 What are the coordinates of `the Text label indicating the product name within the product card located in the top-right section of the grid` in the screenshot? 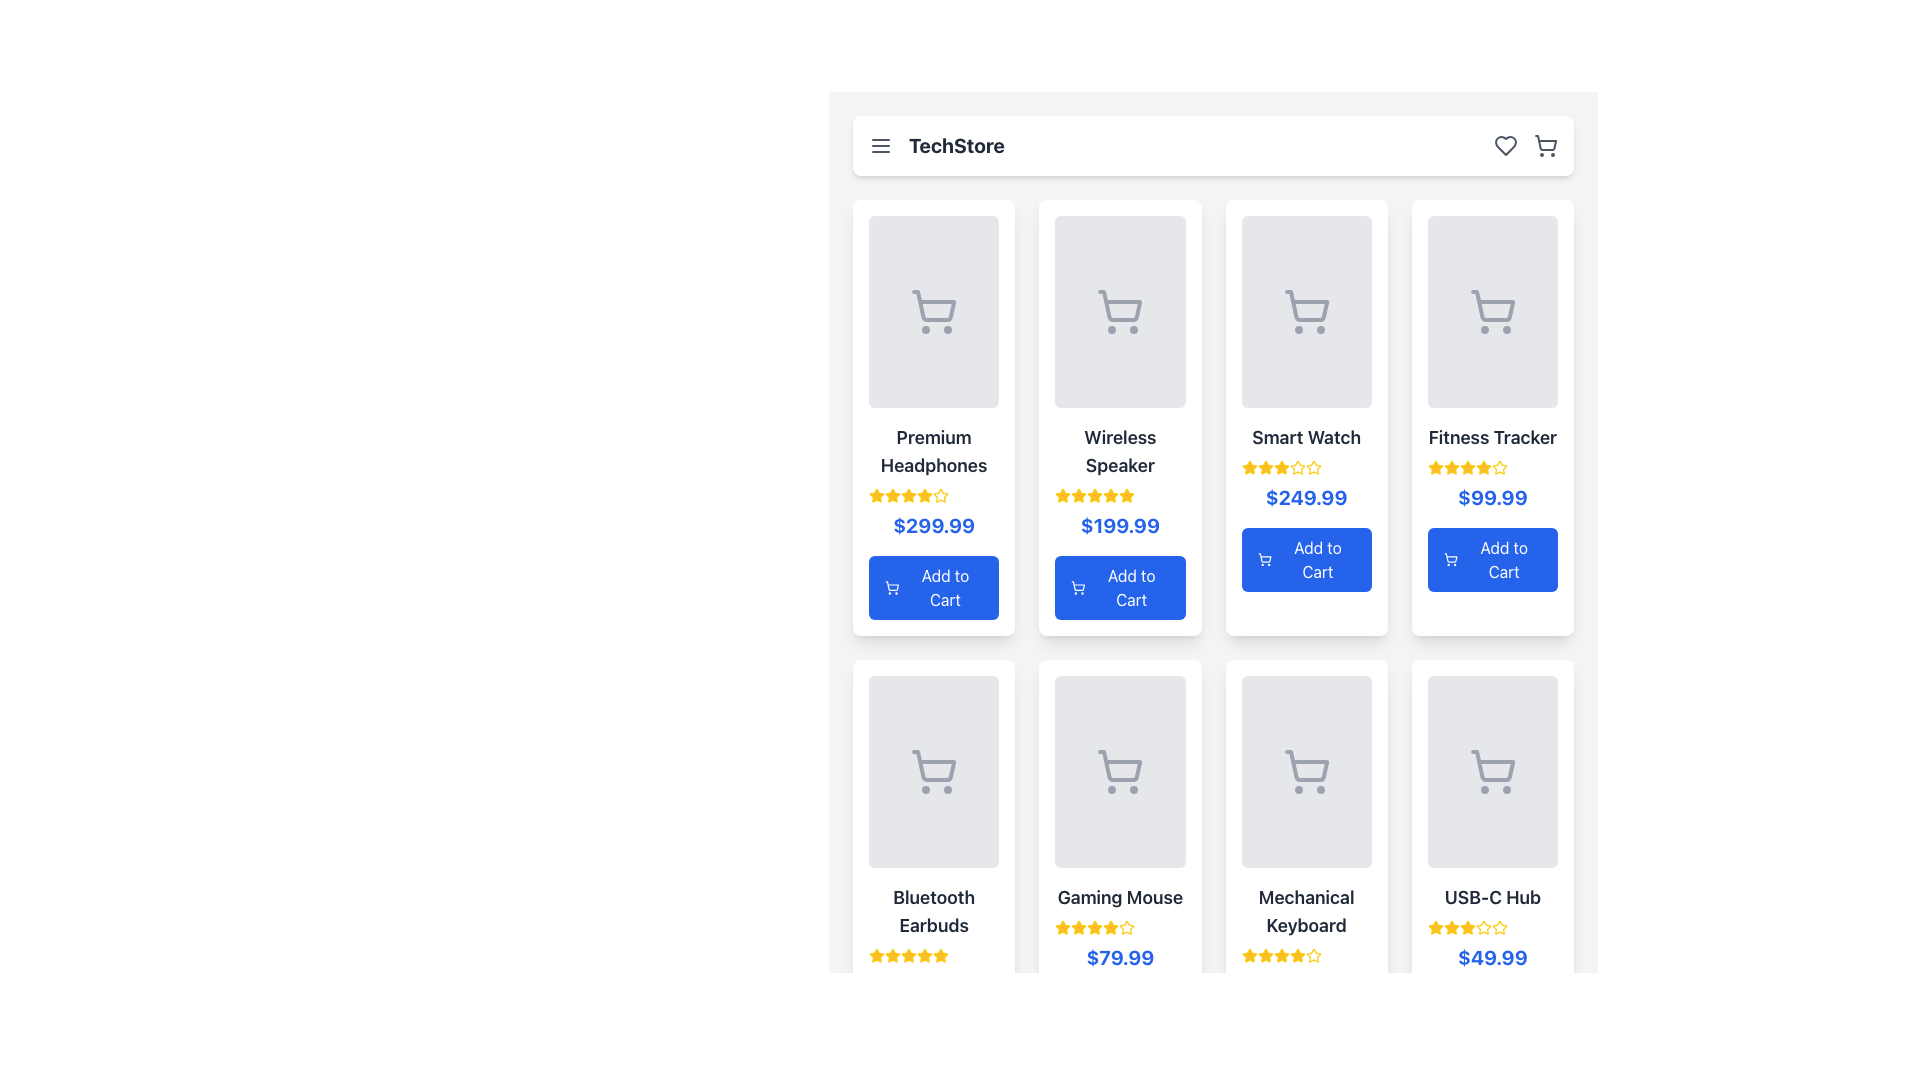 It's located at (1492, 437).